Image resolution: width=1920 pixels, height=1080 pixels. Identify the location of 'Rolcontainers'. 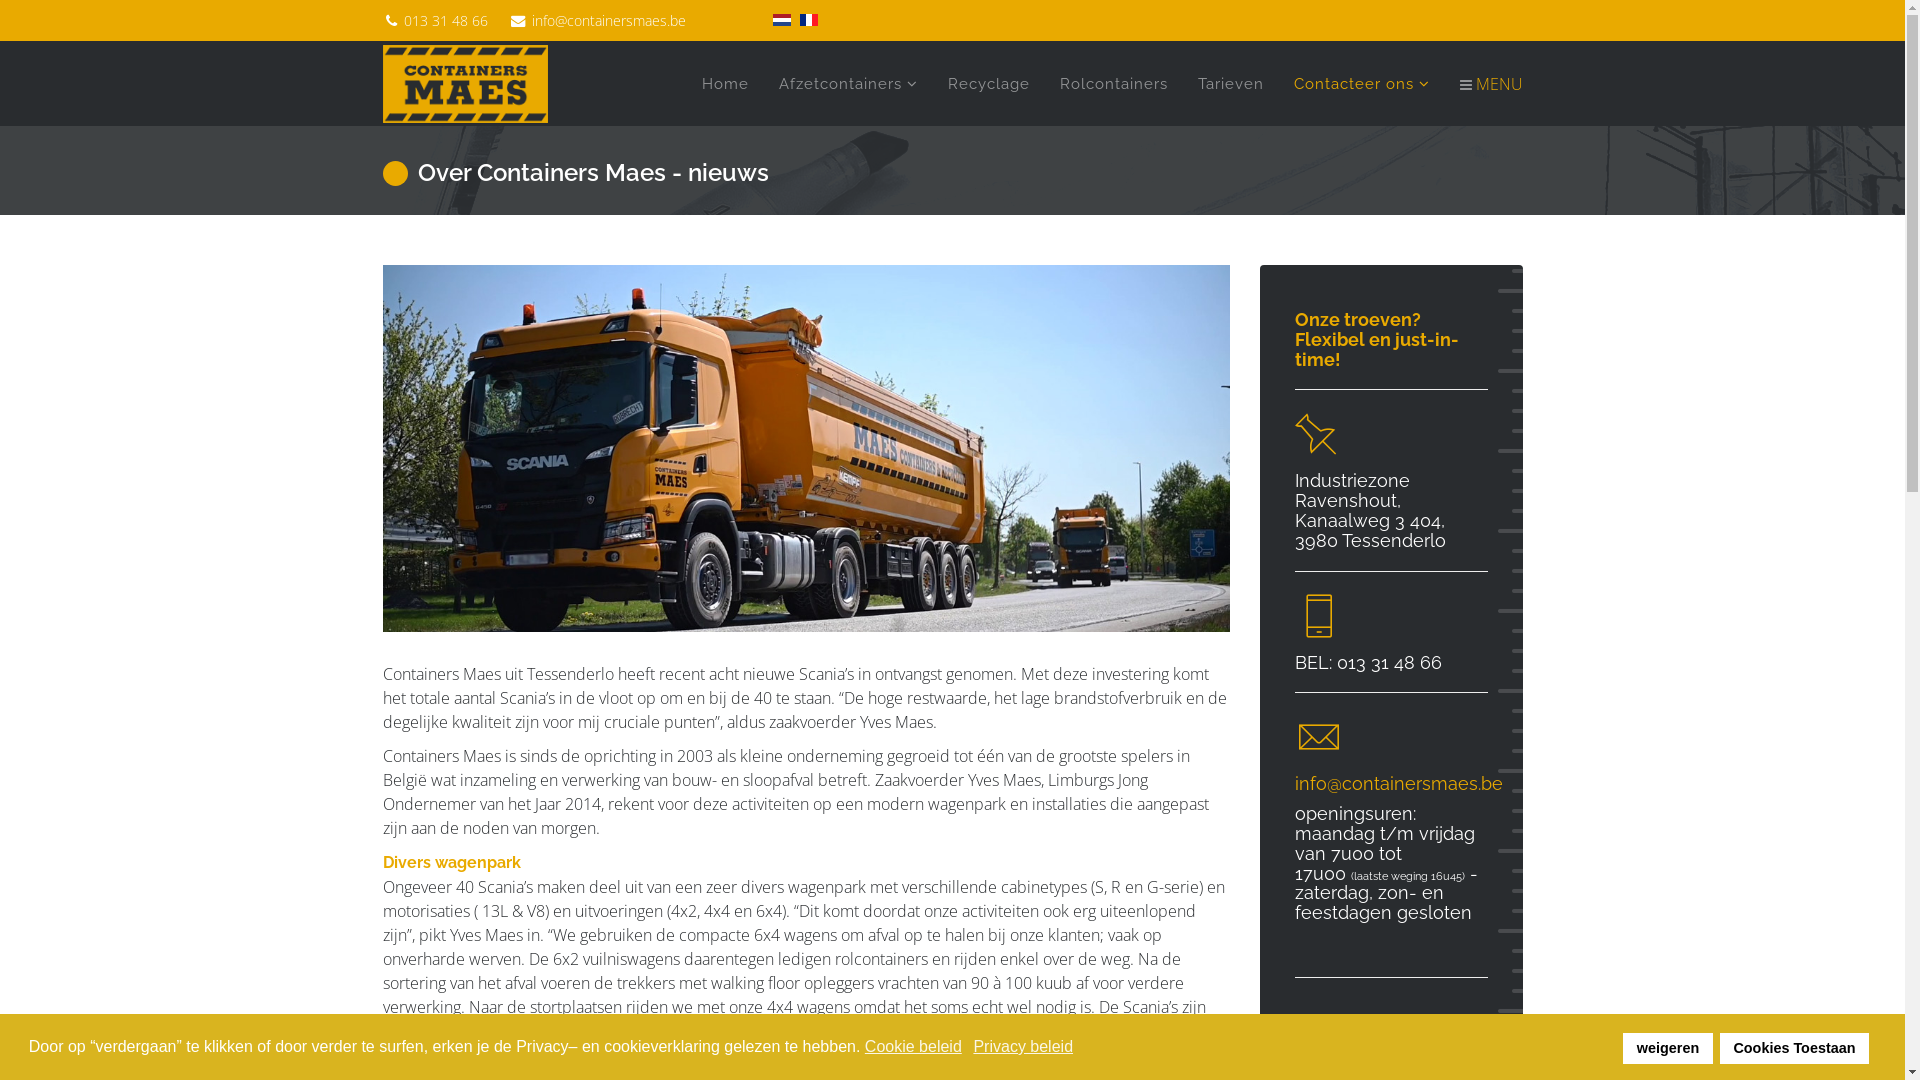
(1112, 83).